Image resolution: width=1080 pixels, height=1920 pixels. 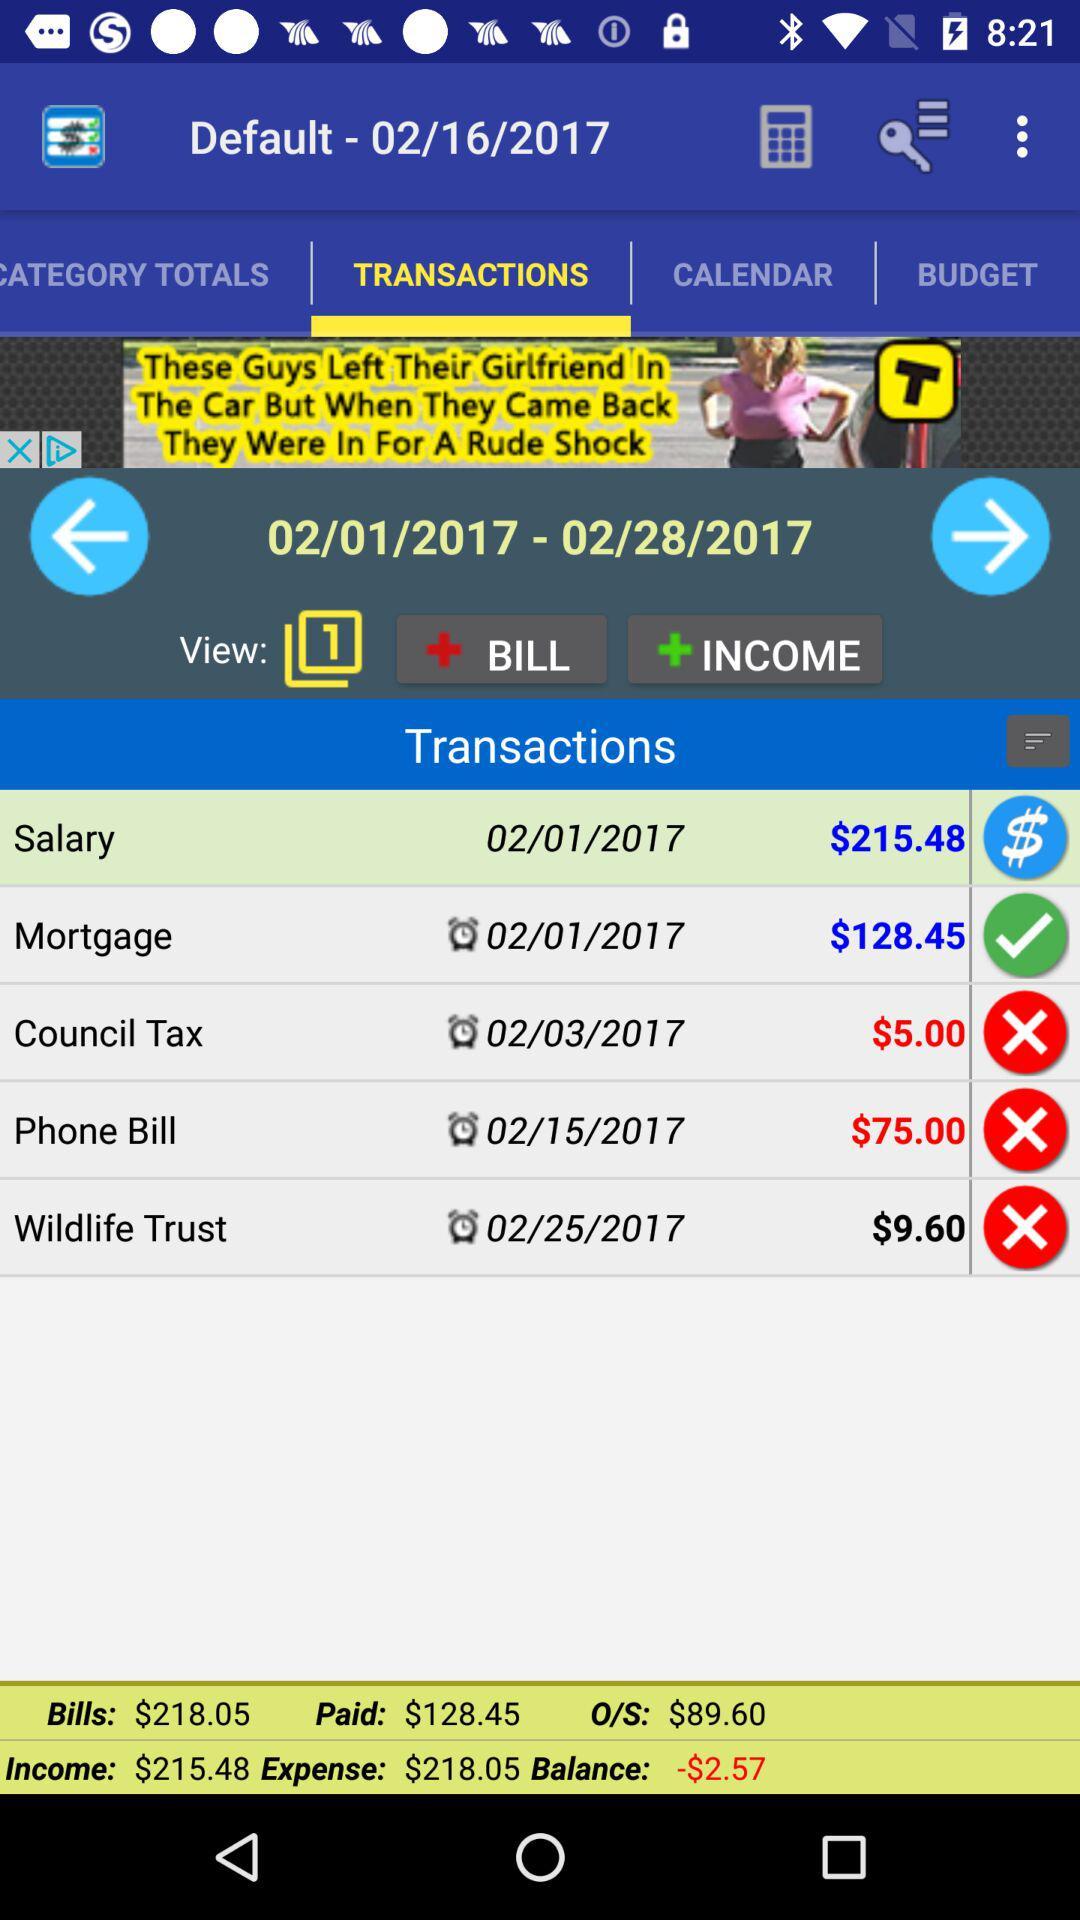 What do you see at coordinates (322, 648) in the screenshot?
I see `page 1` at bounding box center [322, 648].